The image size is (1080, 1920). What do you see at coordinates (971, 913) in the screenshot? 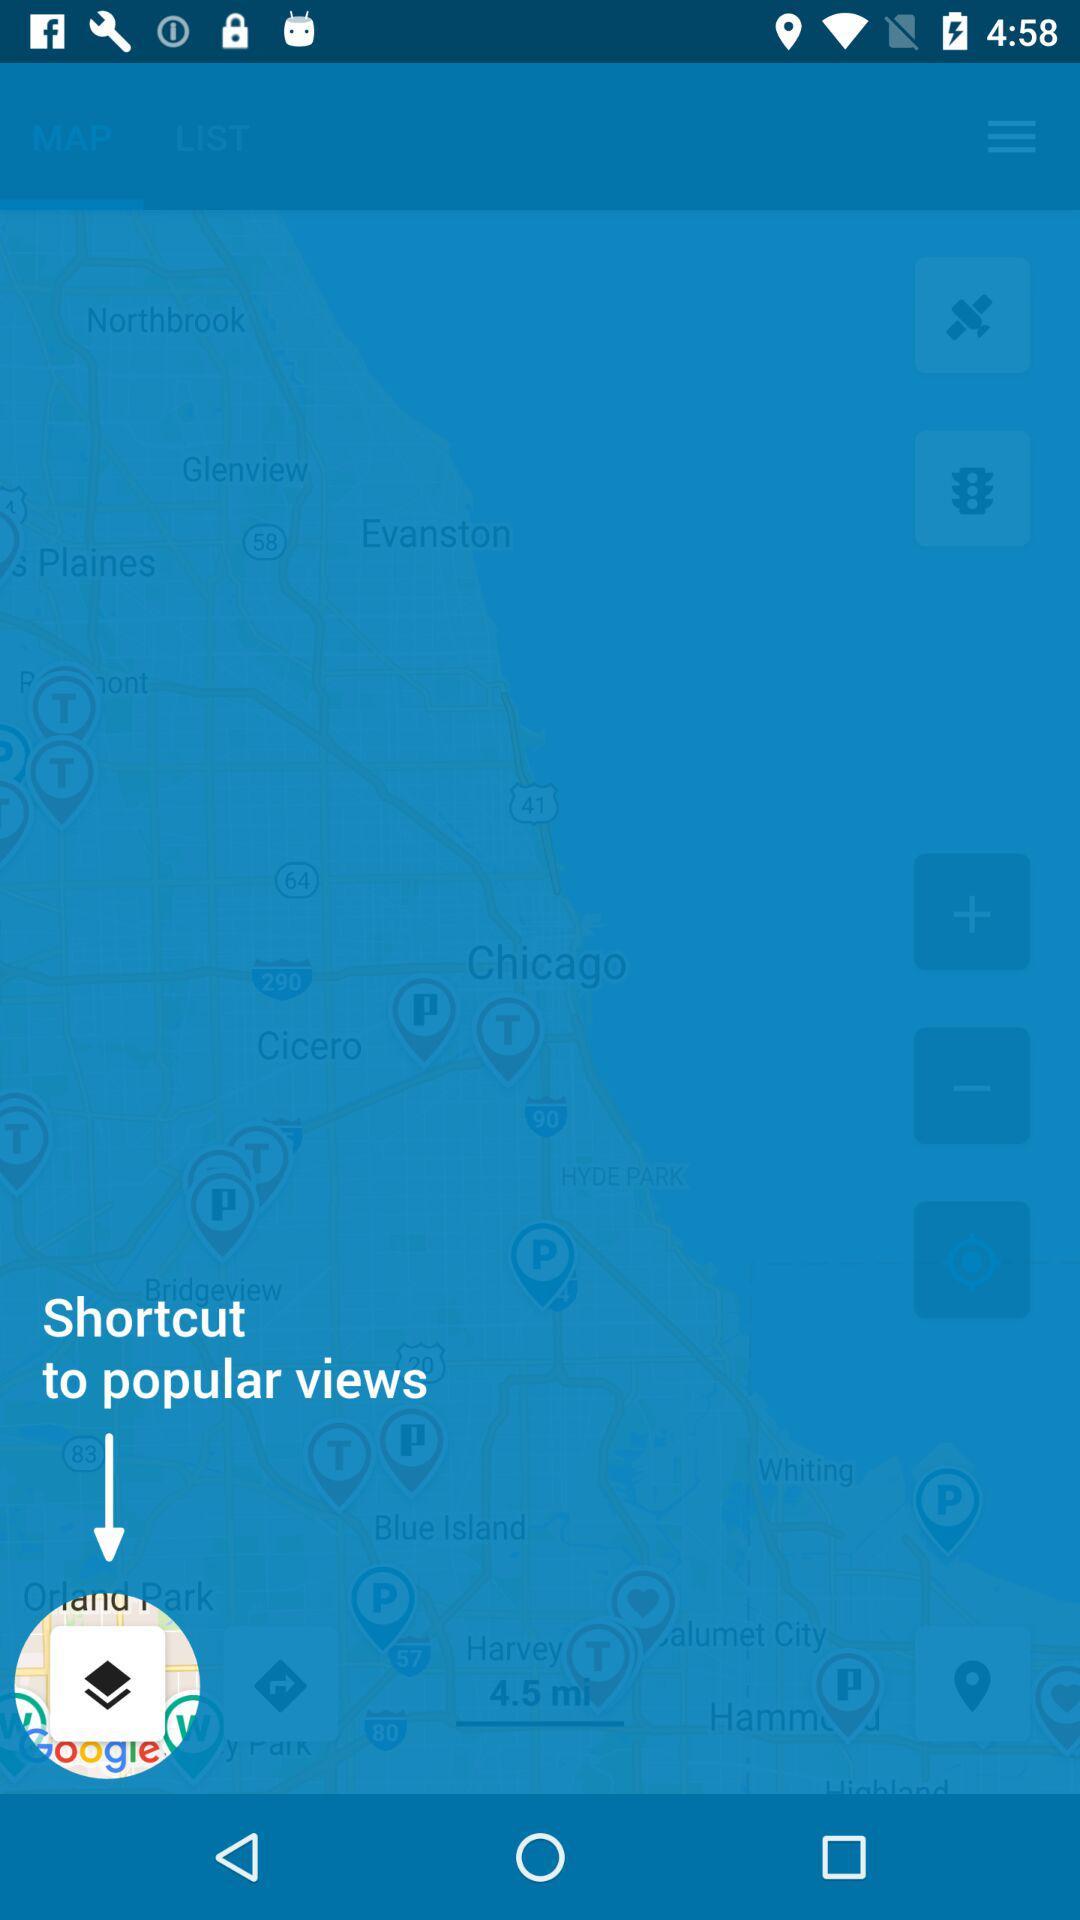
I see `zoom in` at bounding box center [971, 913].